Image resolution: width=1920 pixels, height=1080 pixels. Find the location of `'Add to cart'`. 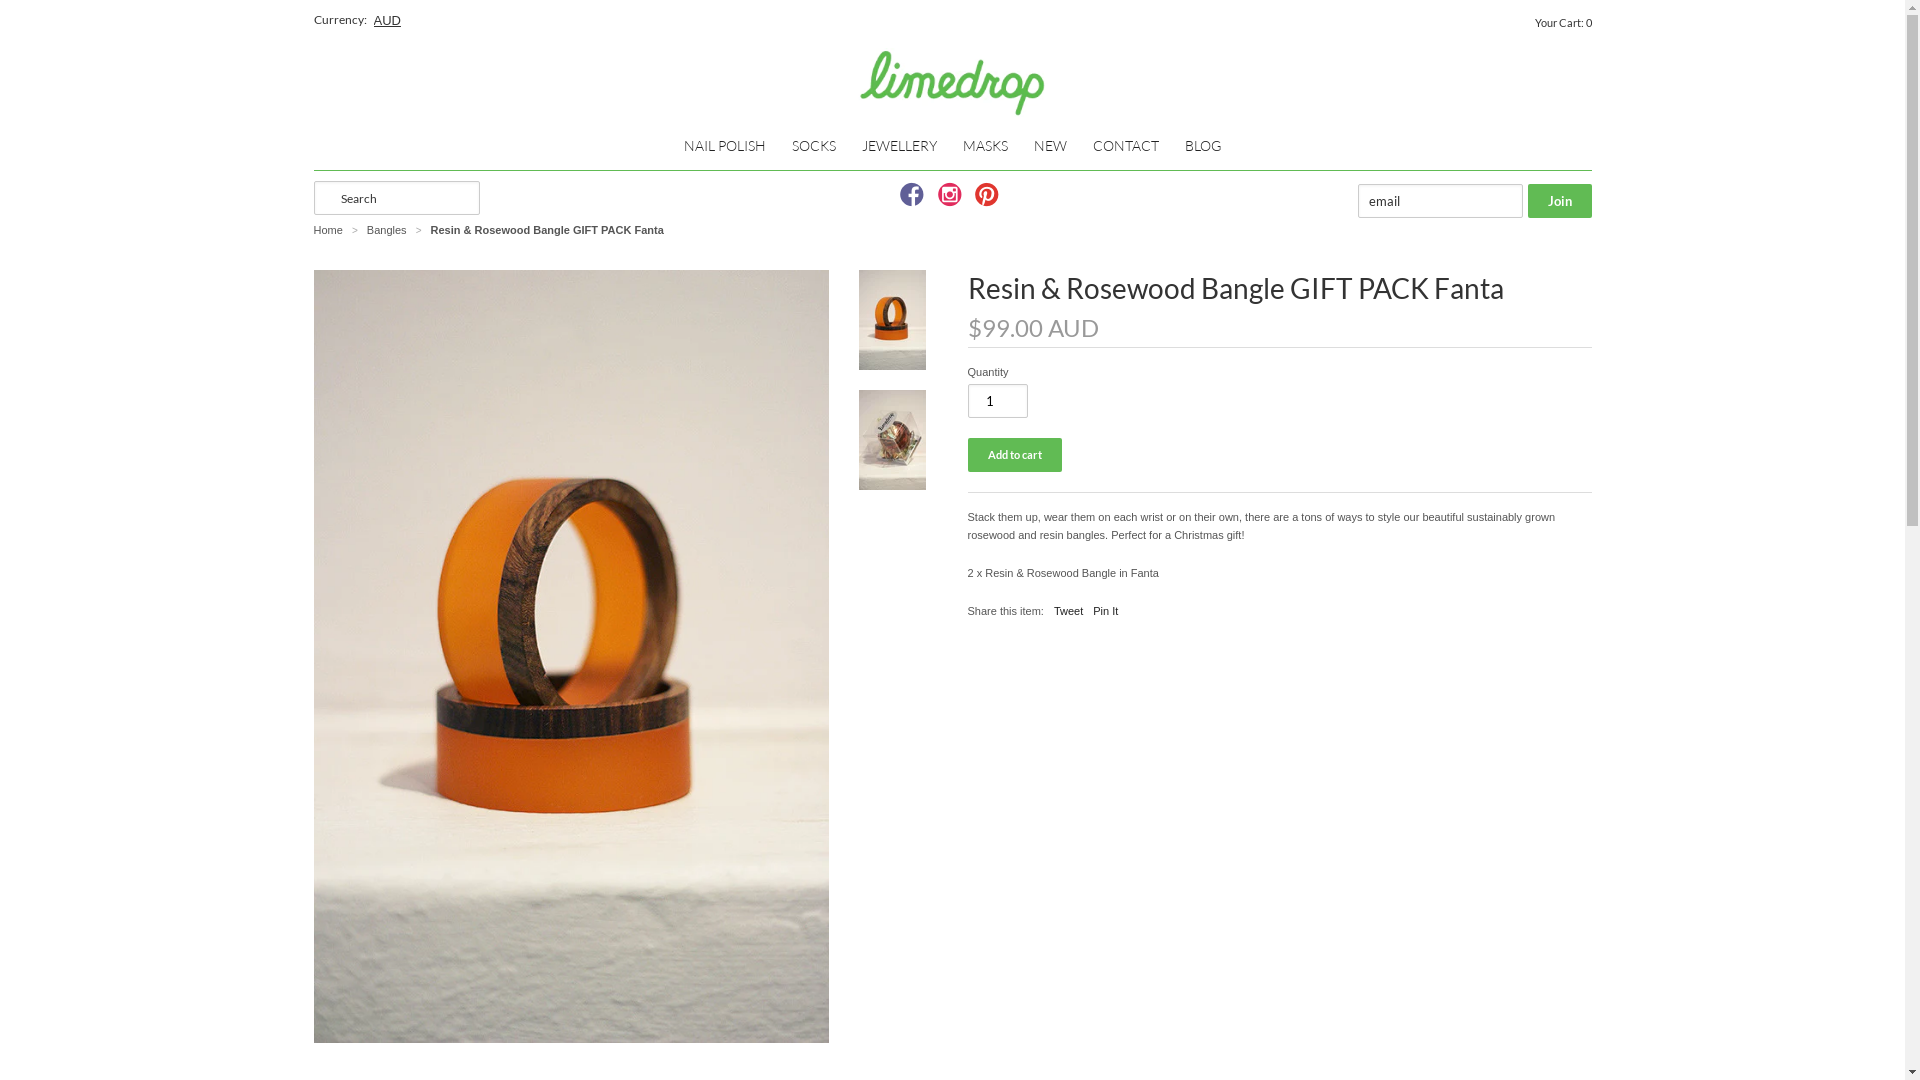

'Add to cart' is located at coordinates (968, 455).